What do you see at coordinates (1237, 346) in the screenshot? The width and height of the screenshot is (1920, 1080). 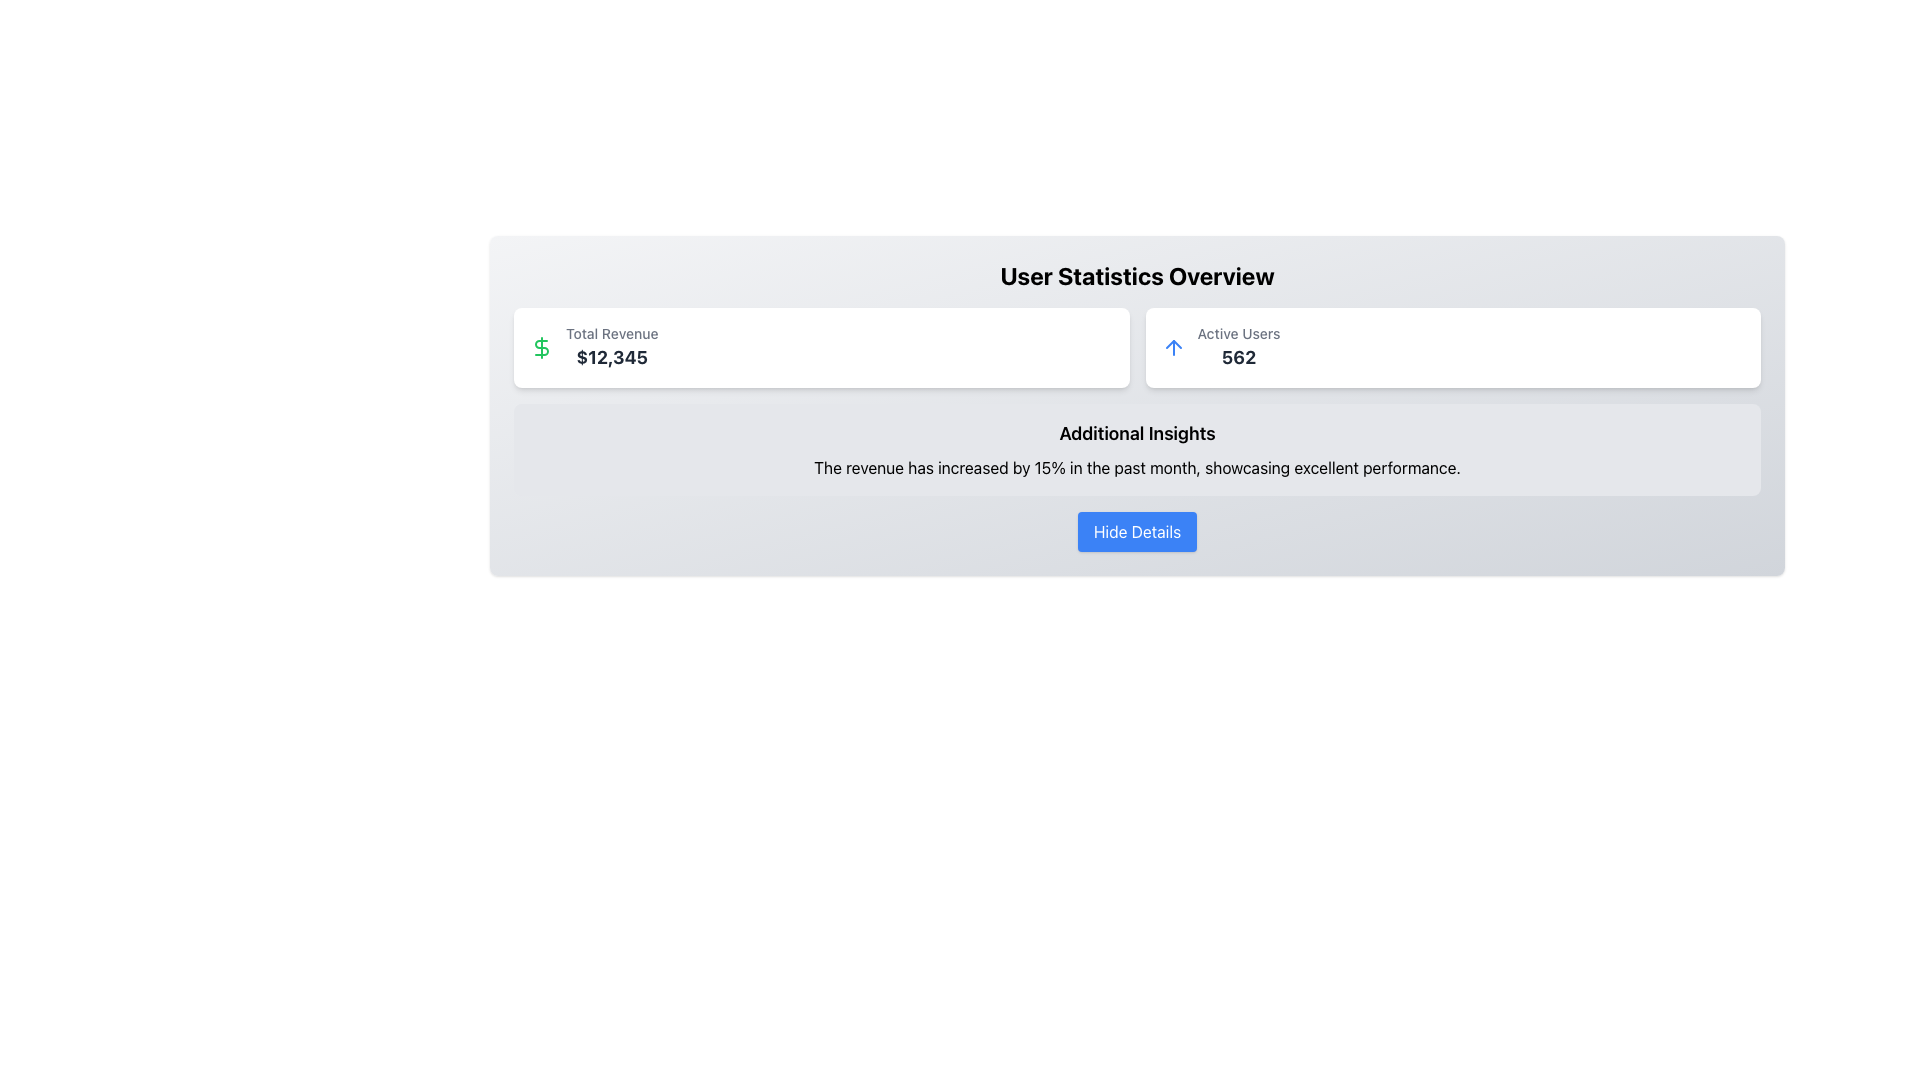 I see `the displayed count of active users in the Text Display located to the right of the upward arrow icon within the 'User Statistics Overview' section` at bounding box center [1237, 346].